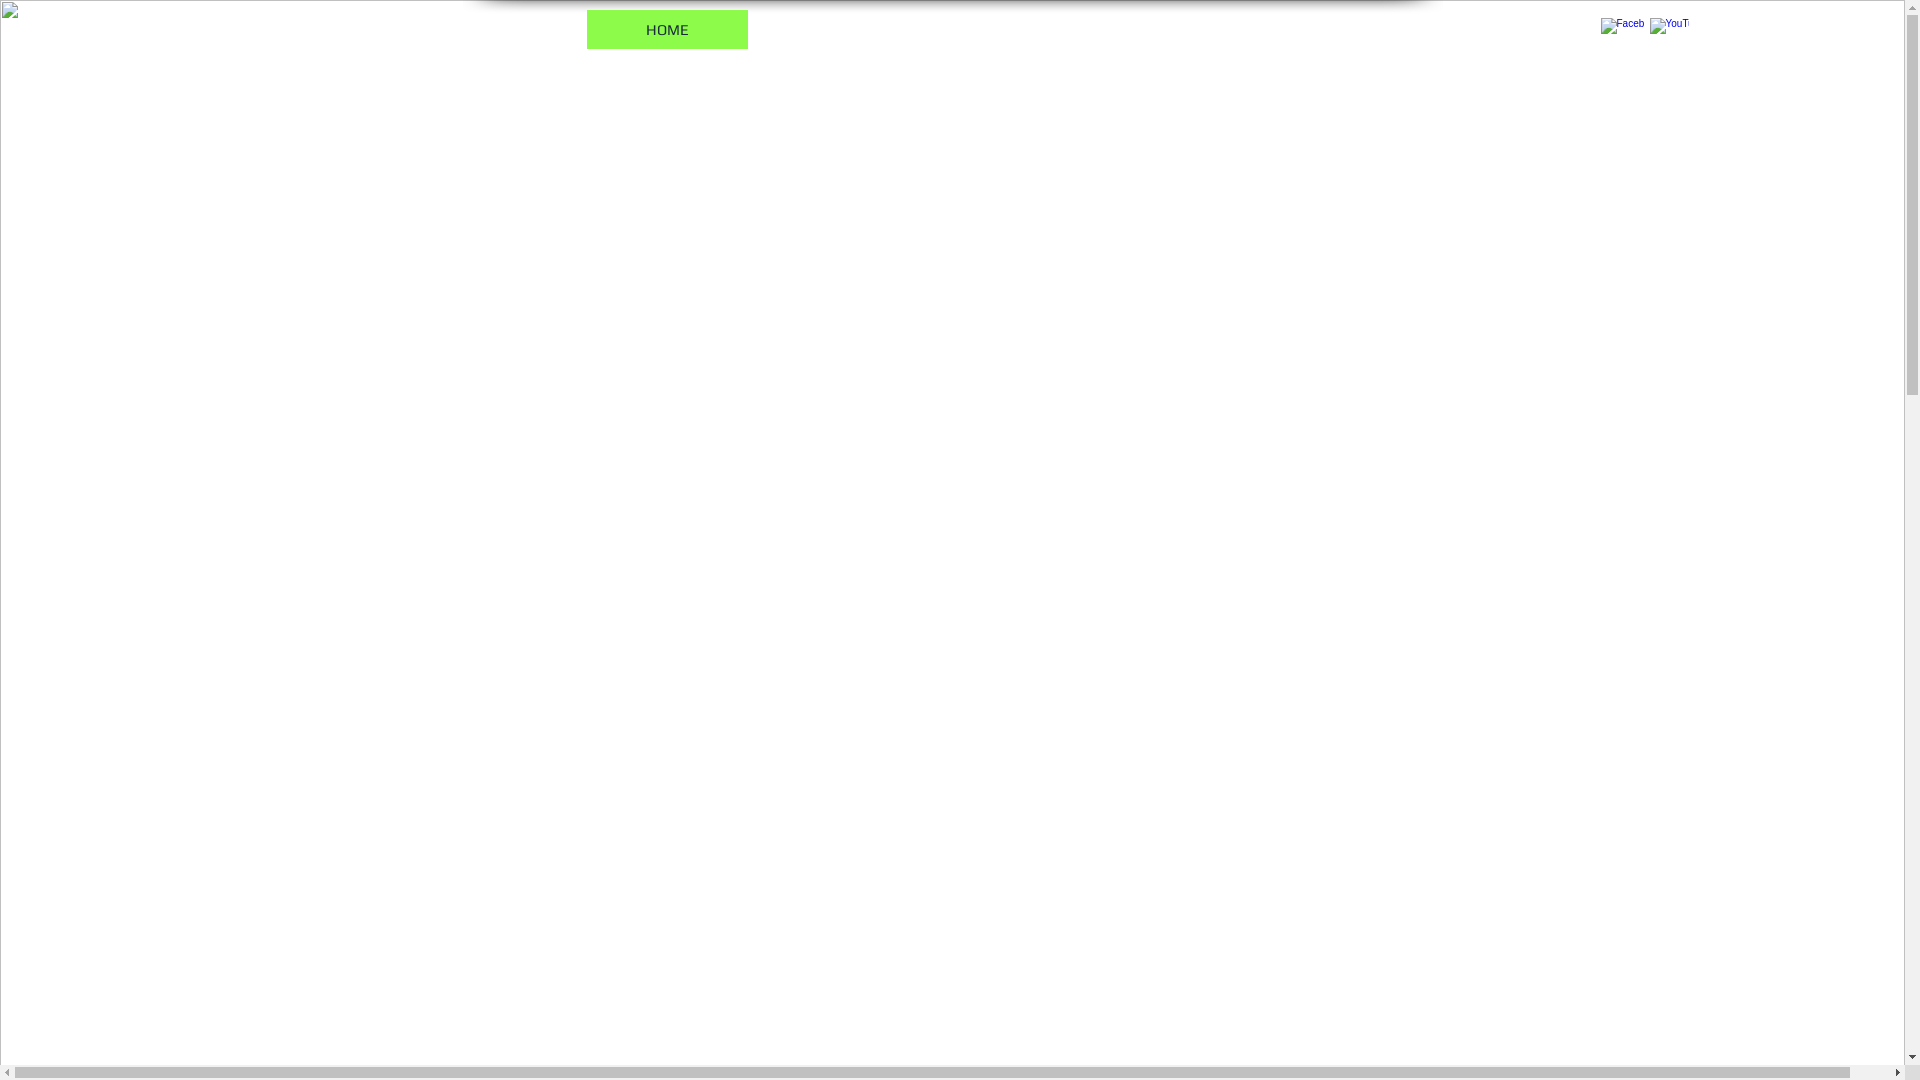 The image size is (1920, 1080). I want to click on '3 FAT CATS', so click(845, 29).